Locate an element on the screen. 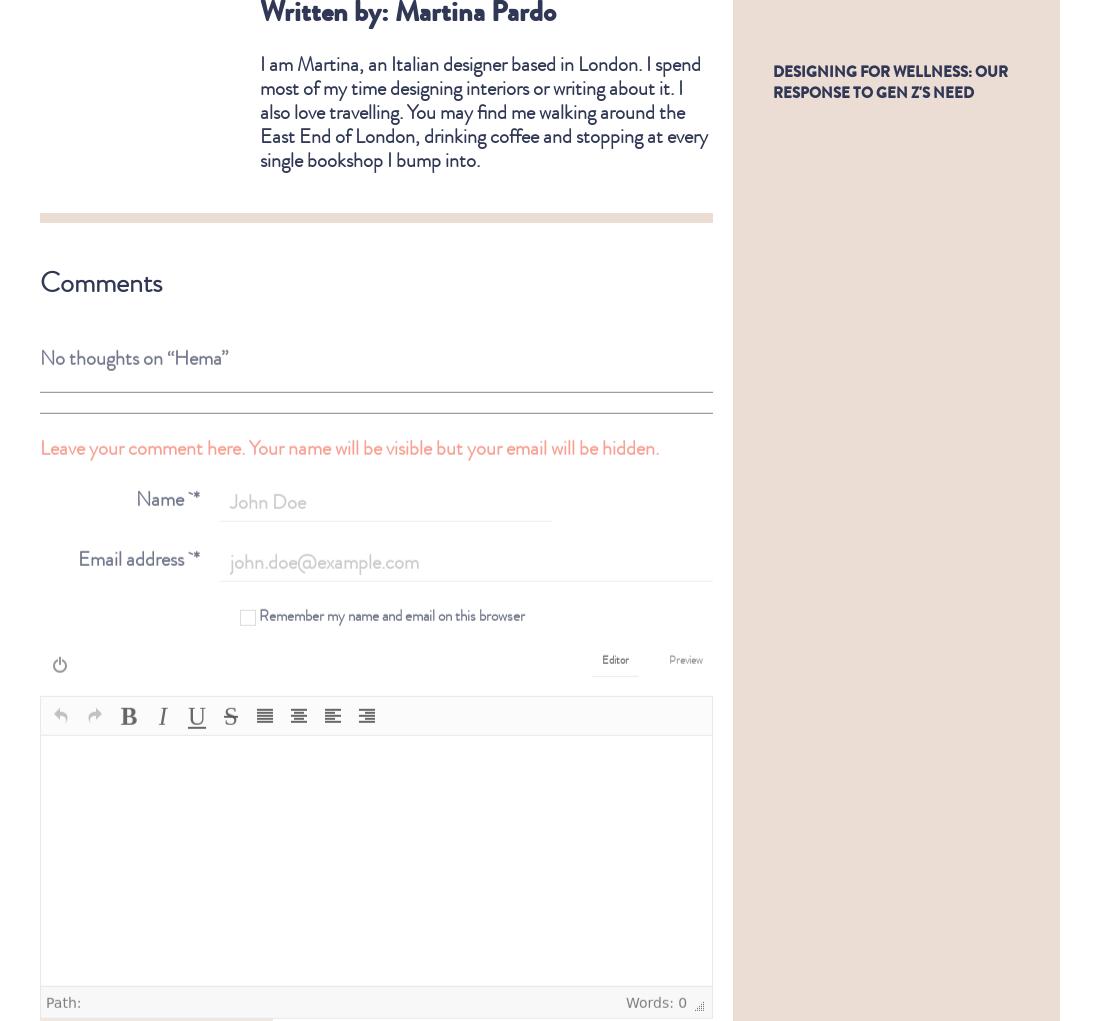 The width and height of the screenshot is (1100, 1021). '0' is located at coordinates (678, 985).